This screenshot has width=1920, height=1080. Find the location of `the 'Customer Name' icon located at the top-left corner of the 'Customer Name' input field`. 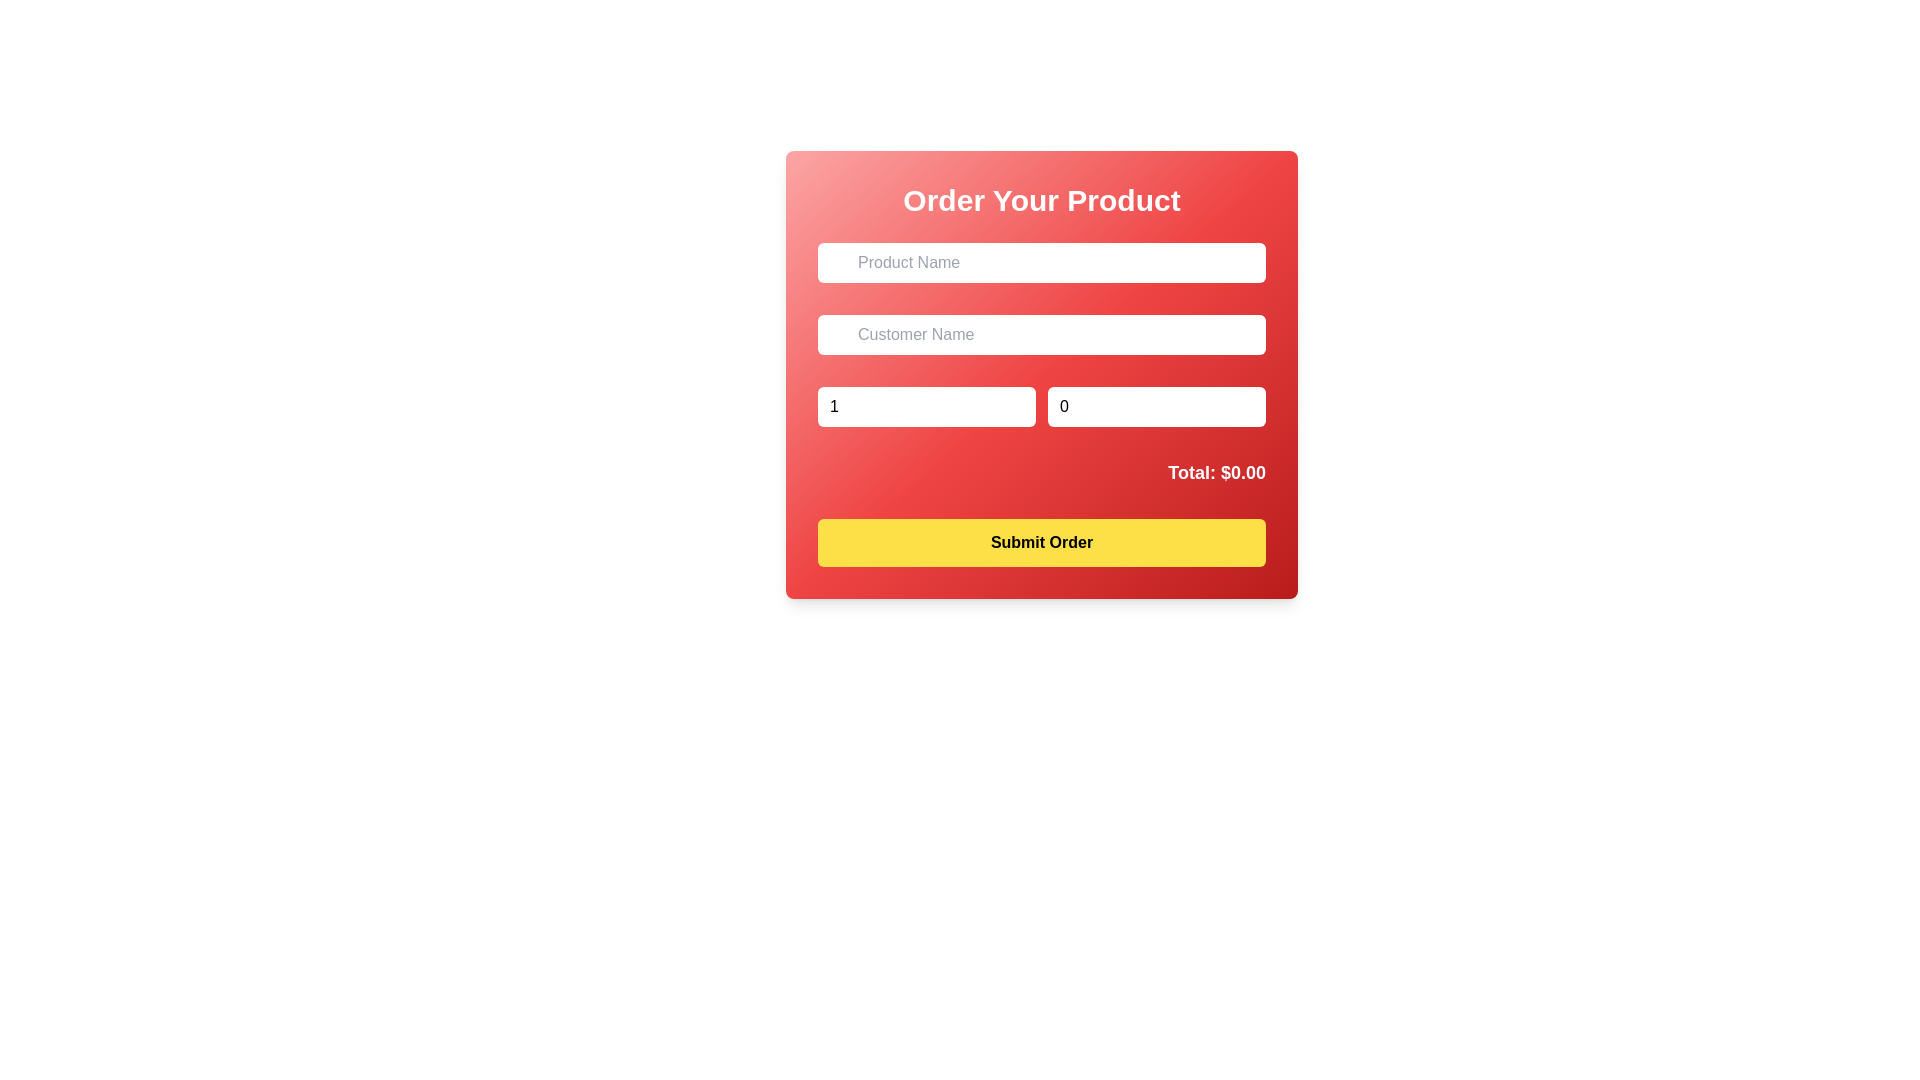

the 'Customer Name' icon located at the top-left corner of the 'Customer Name' input field is located at coordinates (840, 335).